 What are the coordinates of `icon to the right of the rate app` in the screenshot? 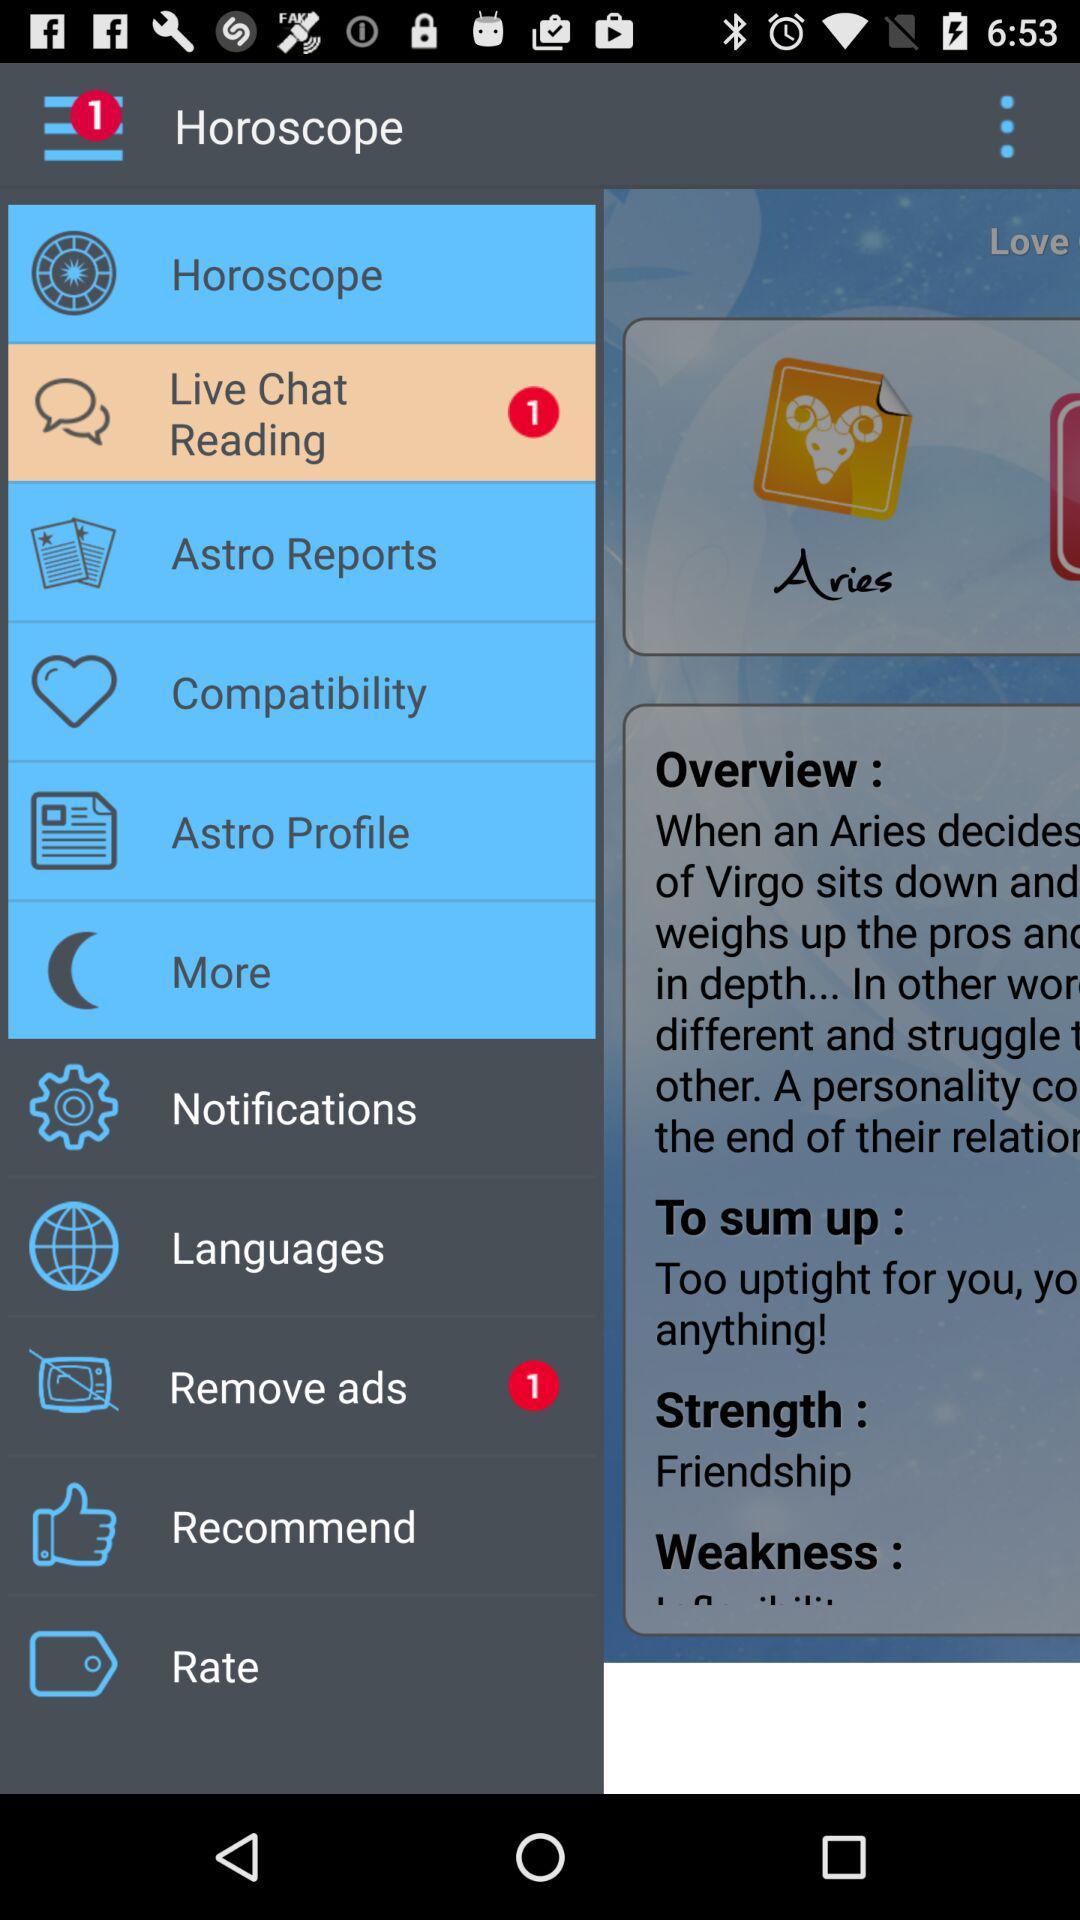 It's located at (841, 1727).